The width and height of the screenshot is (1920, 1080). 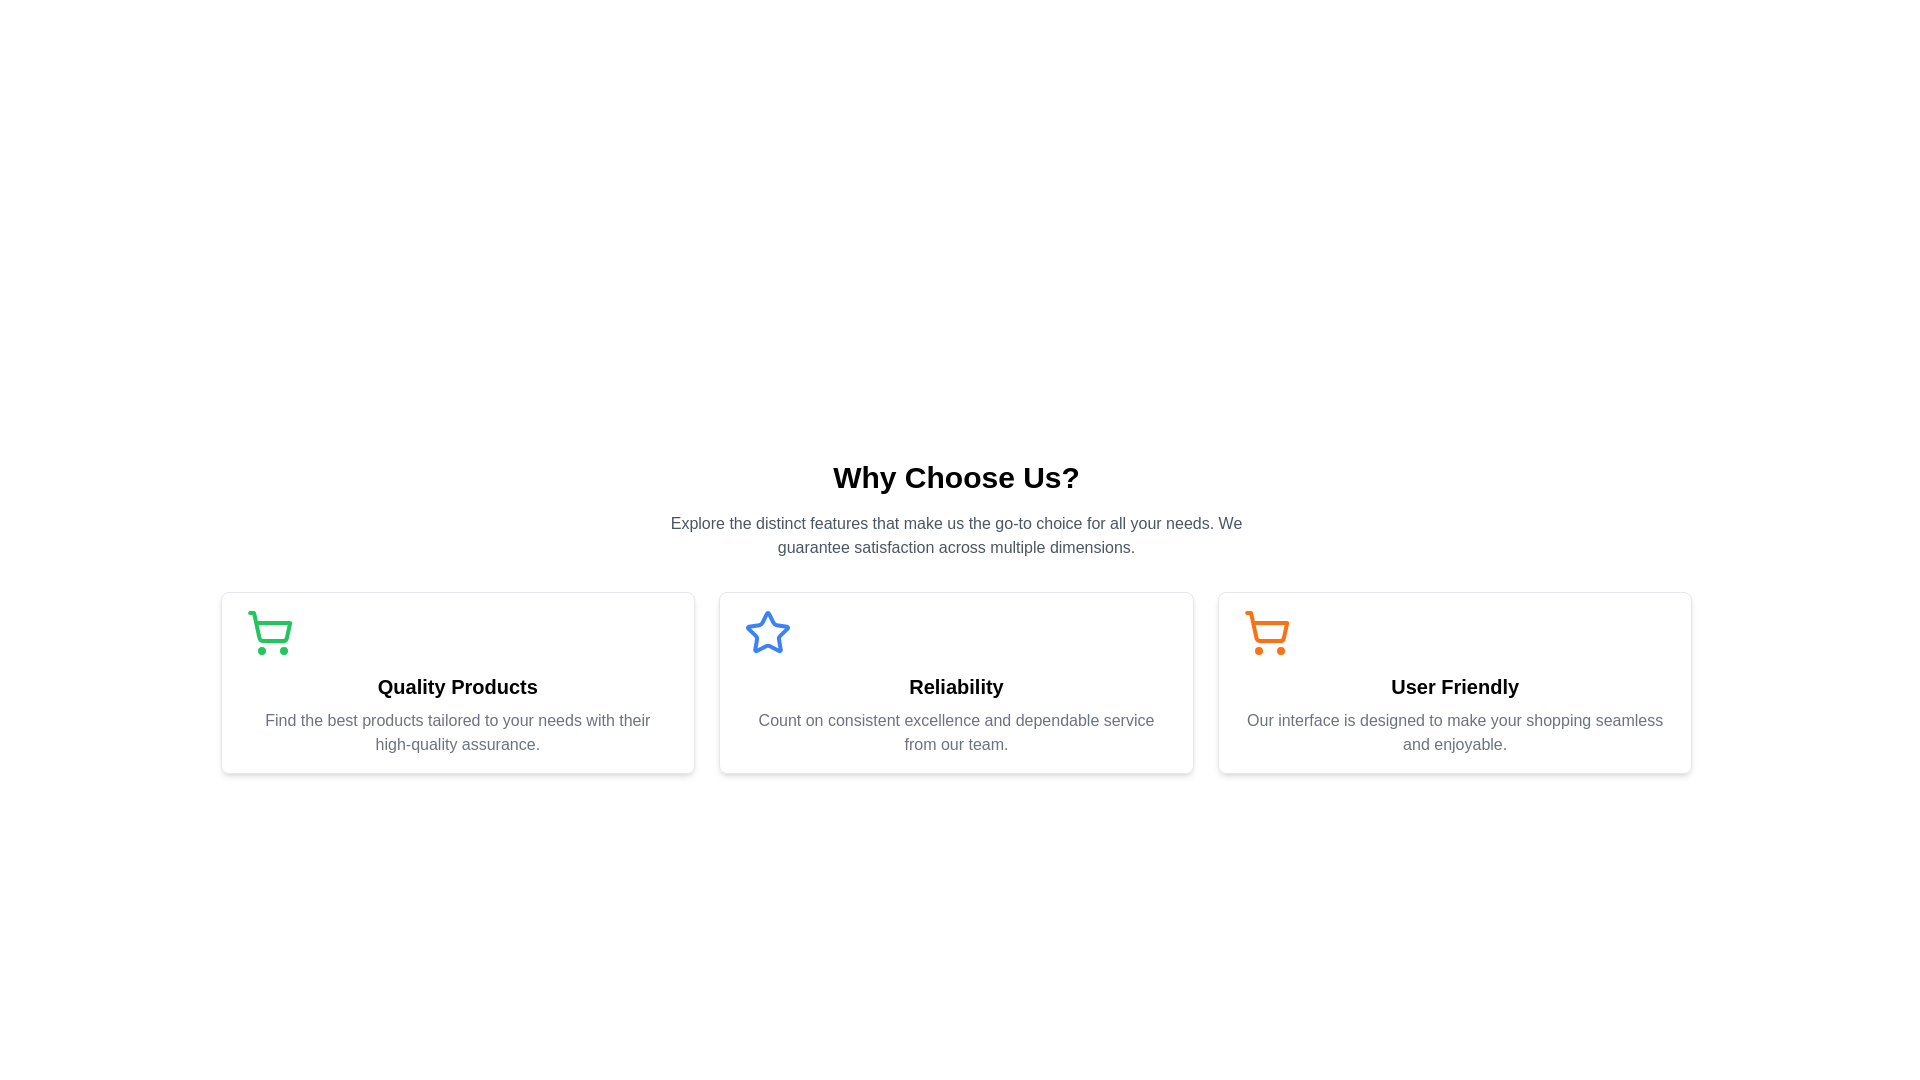 What do you see at coordinates (955, 681) in the screenshot?
I see `the Informational Card that features a star icon and the header text 'Reliability', which is the second card from the left in a grid layout` at bounding box center [955, 681].